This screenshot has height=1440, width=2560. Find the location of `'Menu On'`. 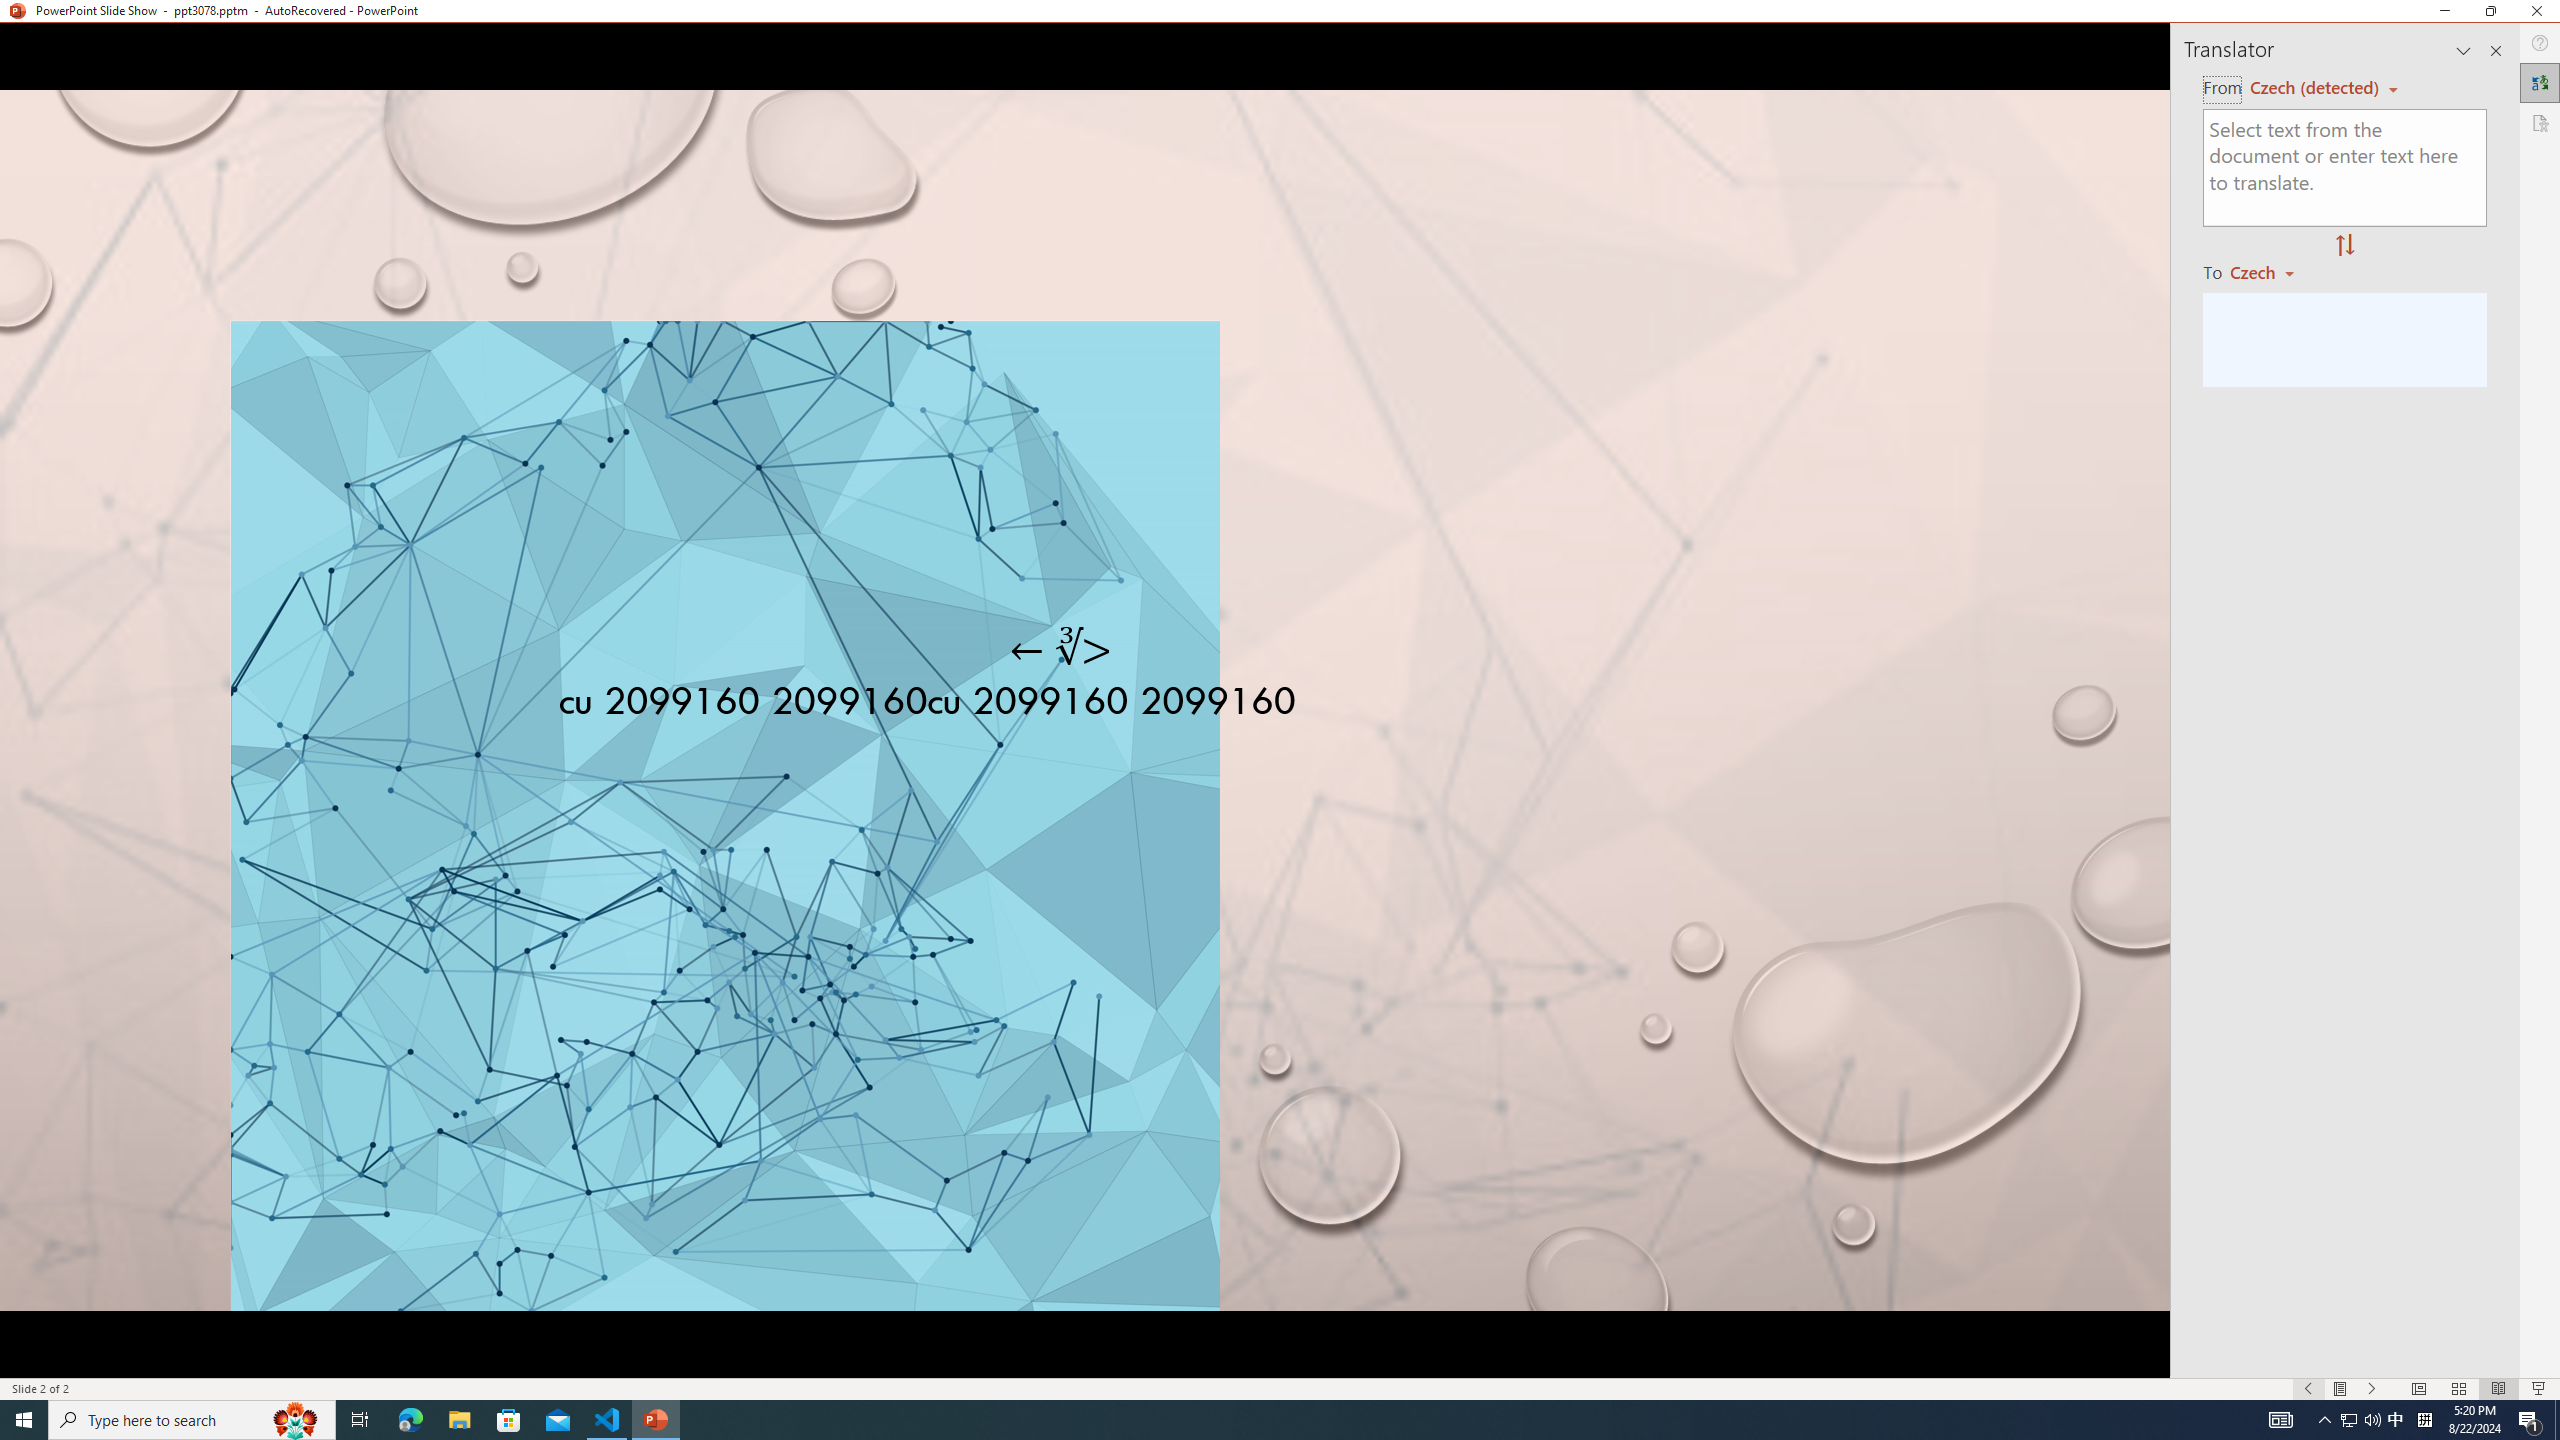

'Menu On' is located at coordinates (2340, 1389).